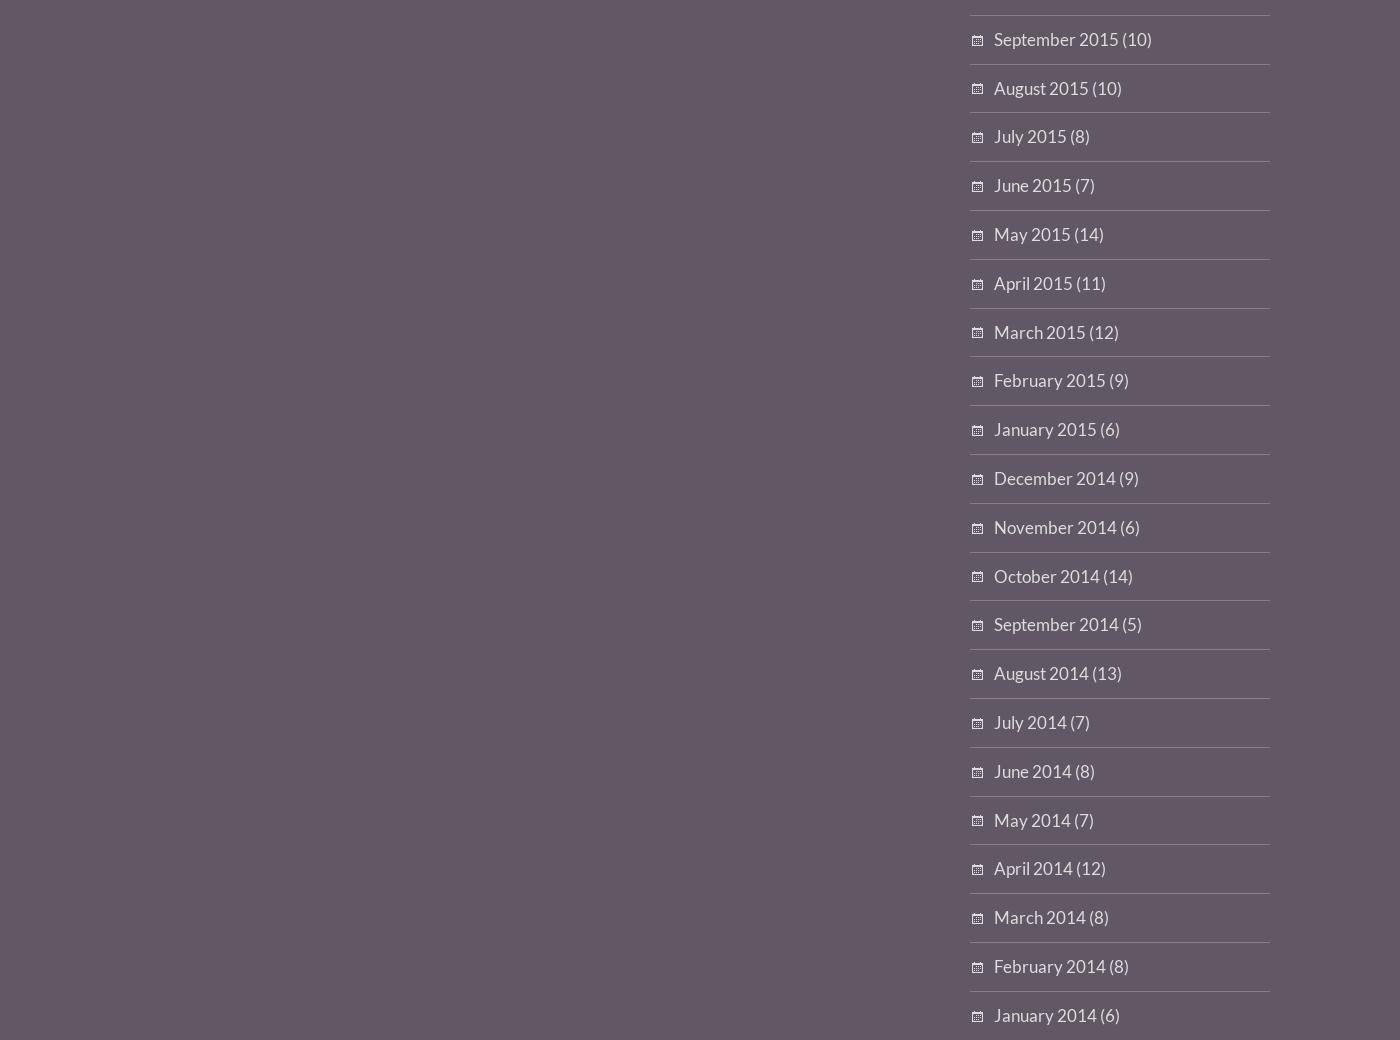  Describe the element at coordinates (1050, 379) in the screenshot. I see `'February 2015'` at that location.